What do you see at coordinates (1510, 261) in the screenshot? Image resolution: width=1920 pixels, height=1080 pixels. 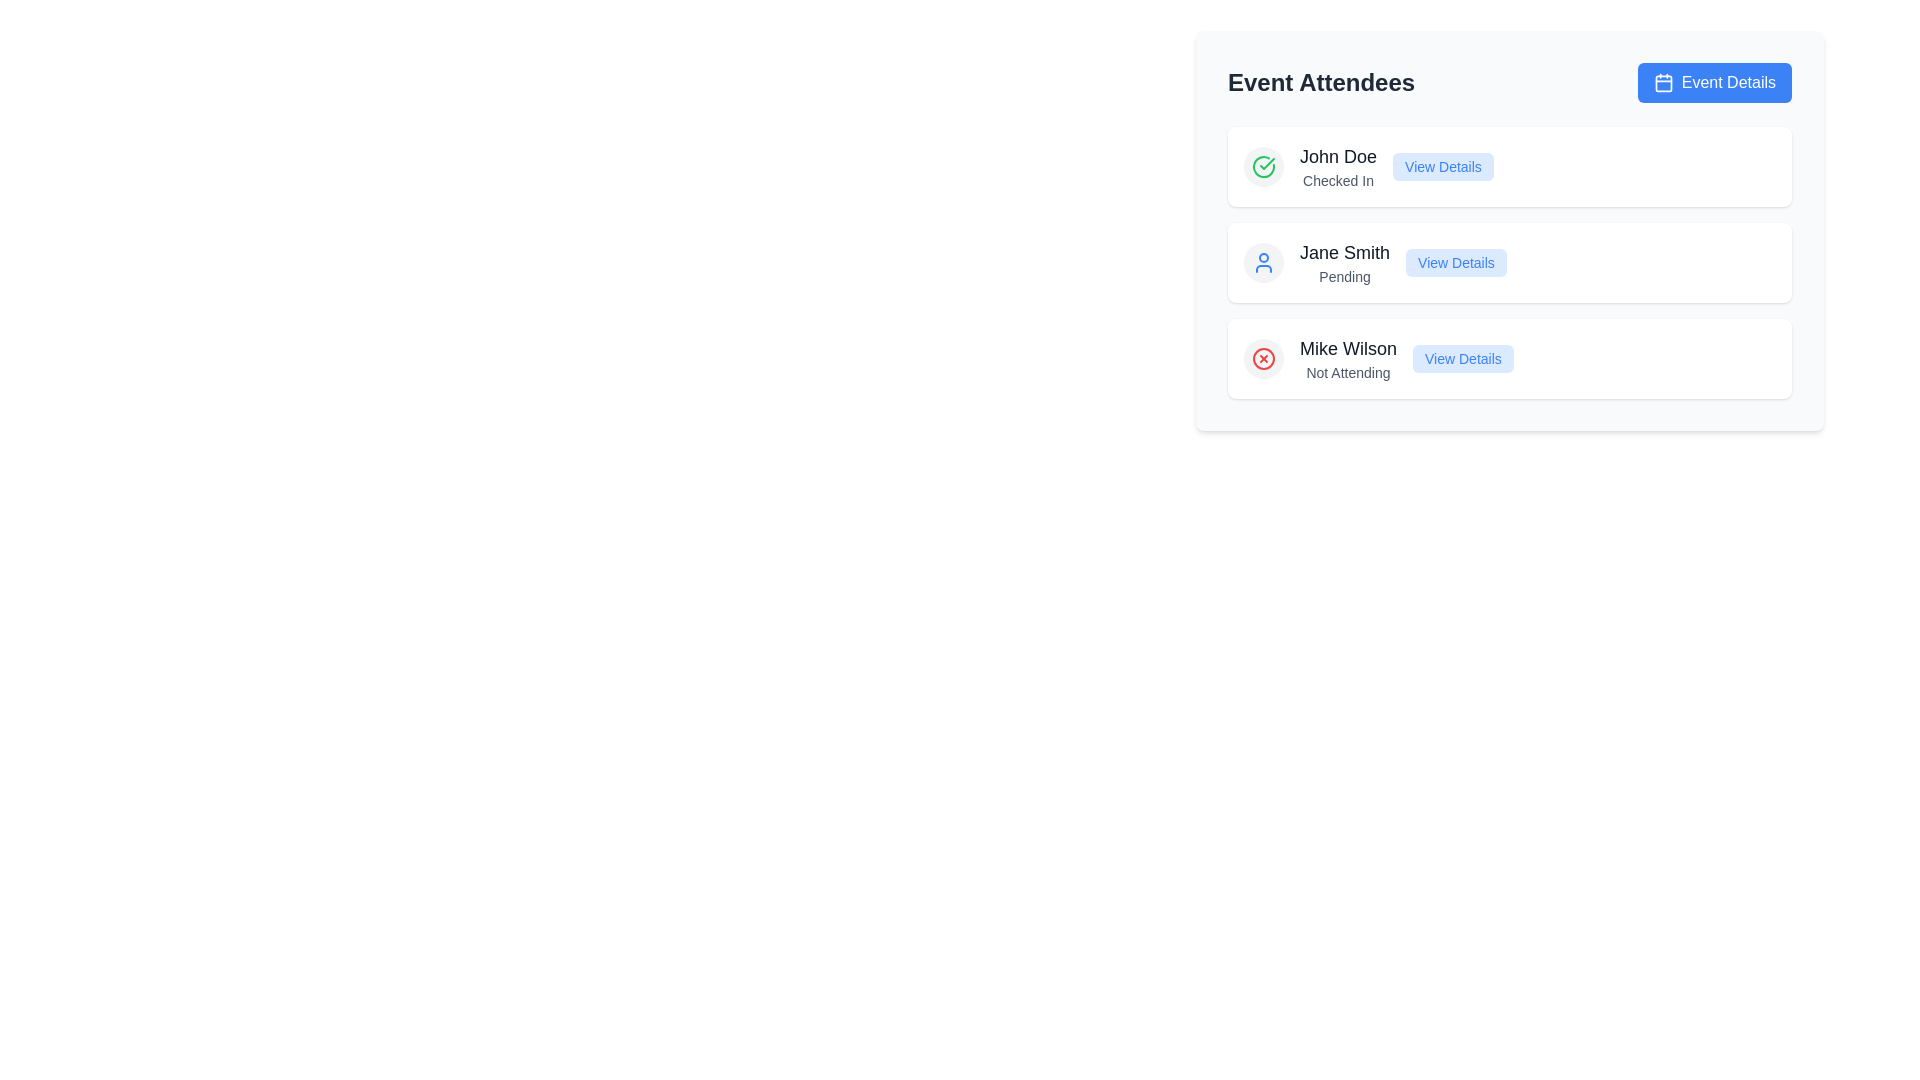 I see `the 'View Details' link in the attendee information section located in the 'Event Attendees' list, specifically the second entry between 'John Doe' and 'Mike Wilson'` at bounding box center [1510, 261].